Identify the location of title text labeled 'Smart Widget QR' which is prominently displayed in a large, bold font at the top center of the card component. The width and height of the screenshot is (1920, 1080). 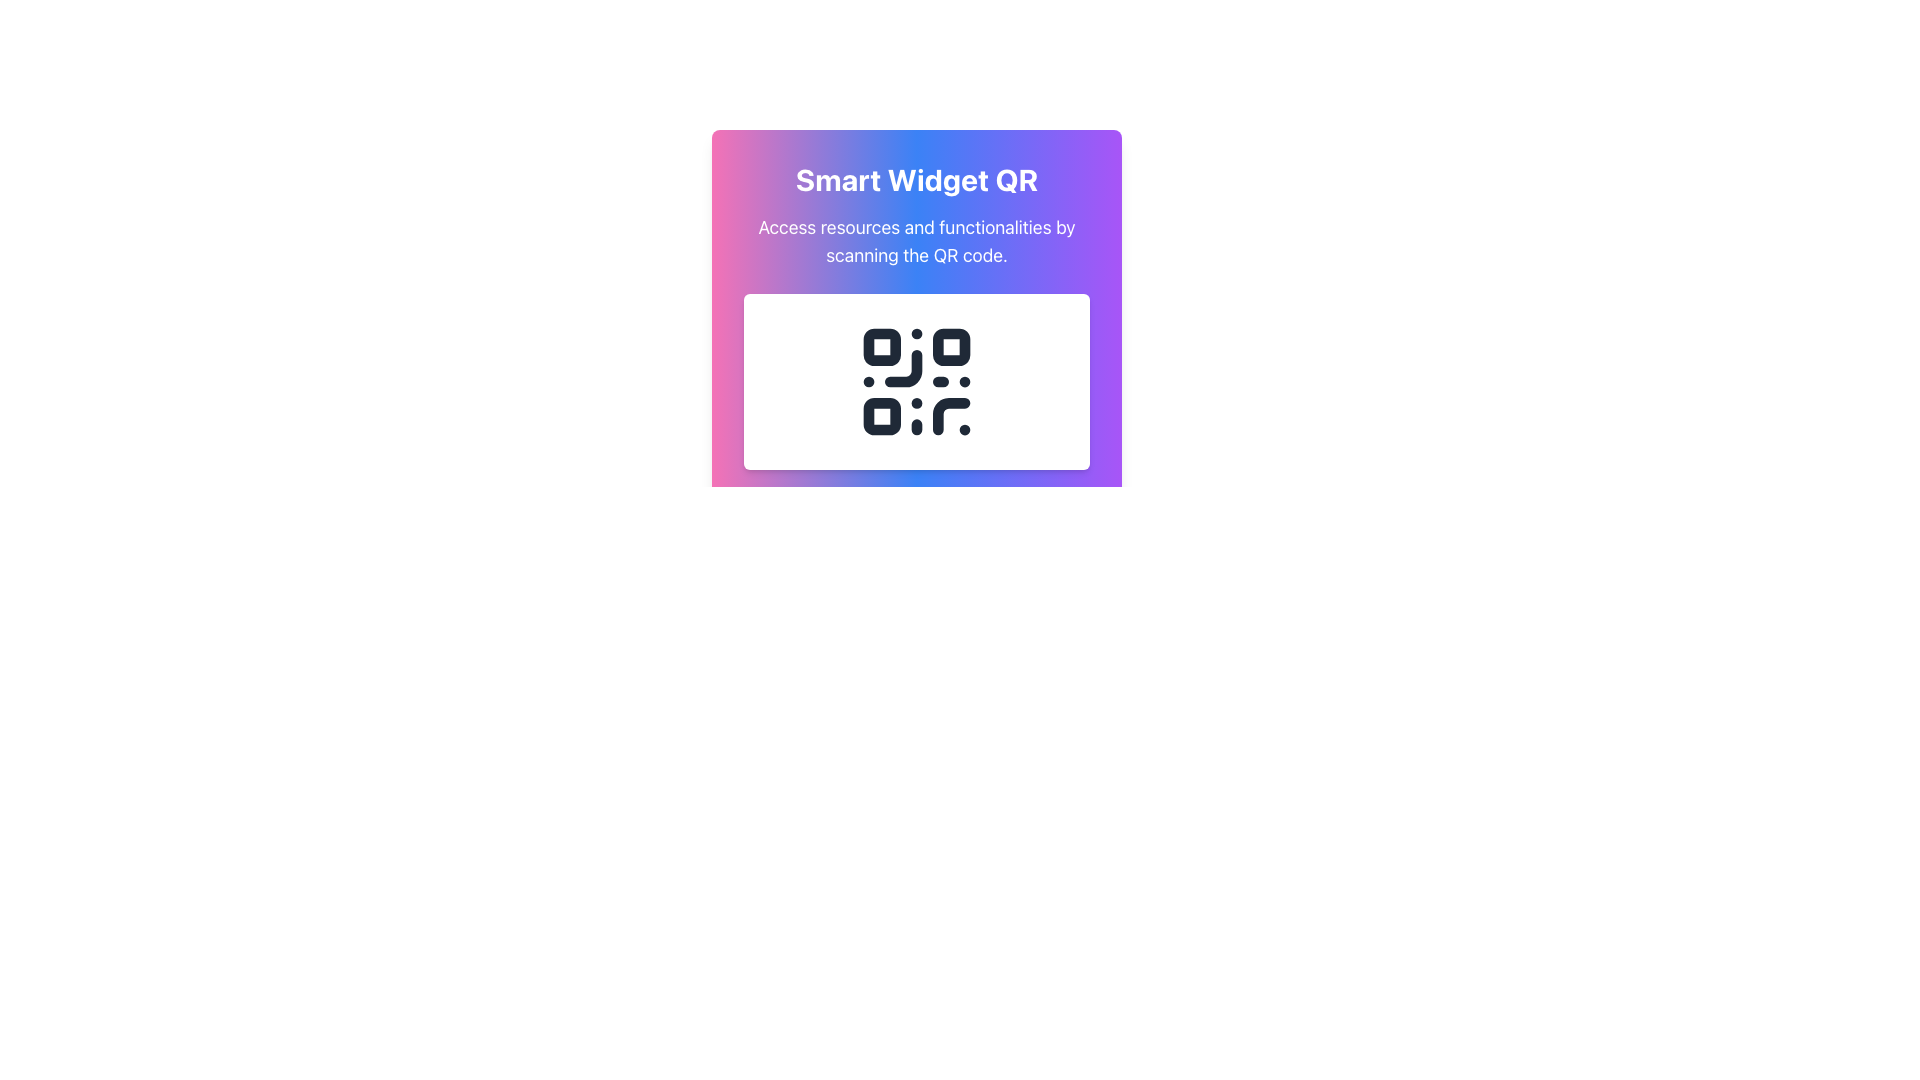
(915, 180).